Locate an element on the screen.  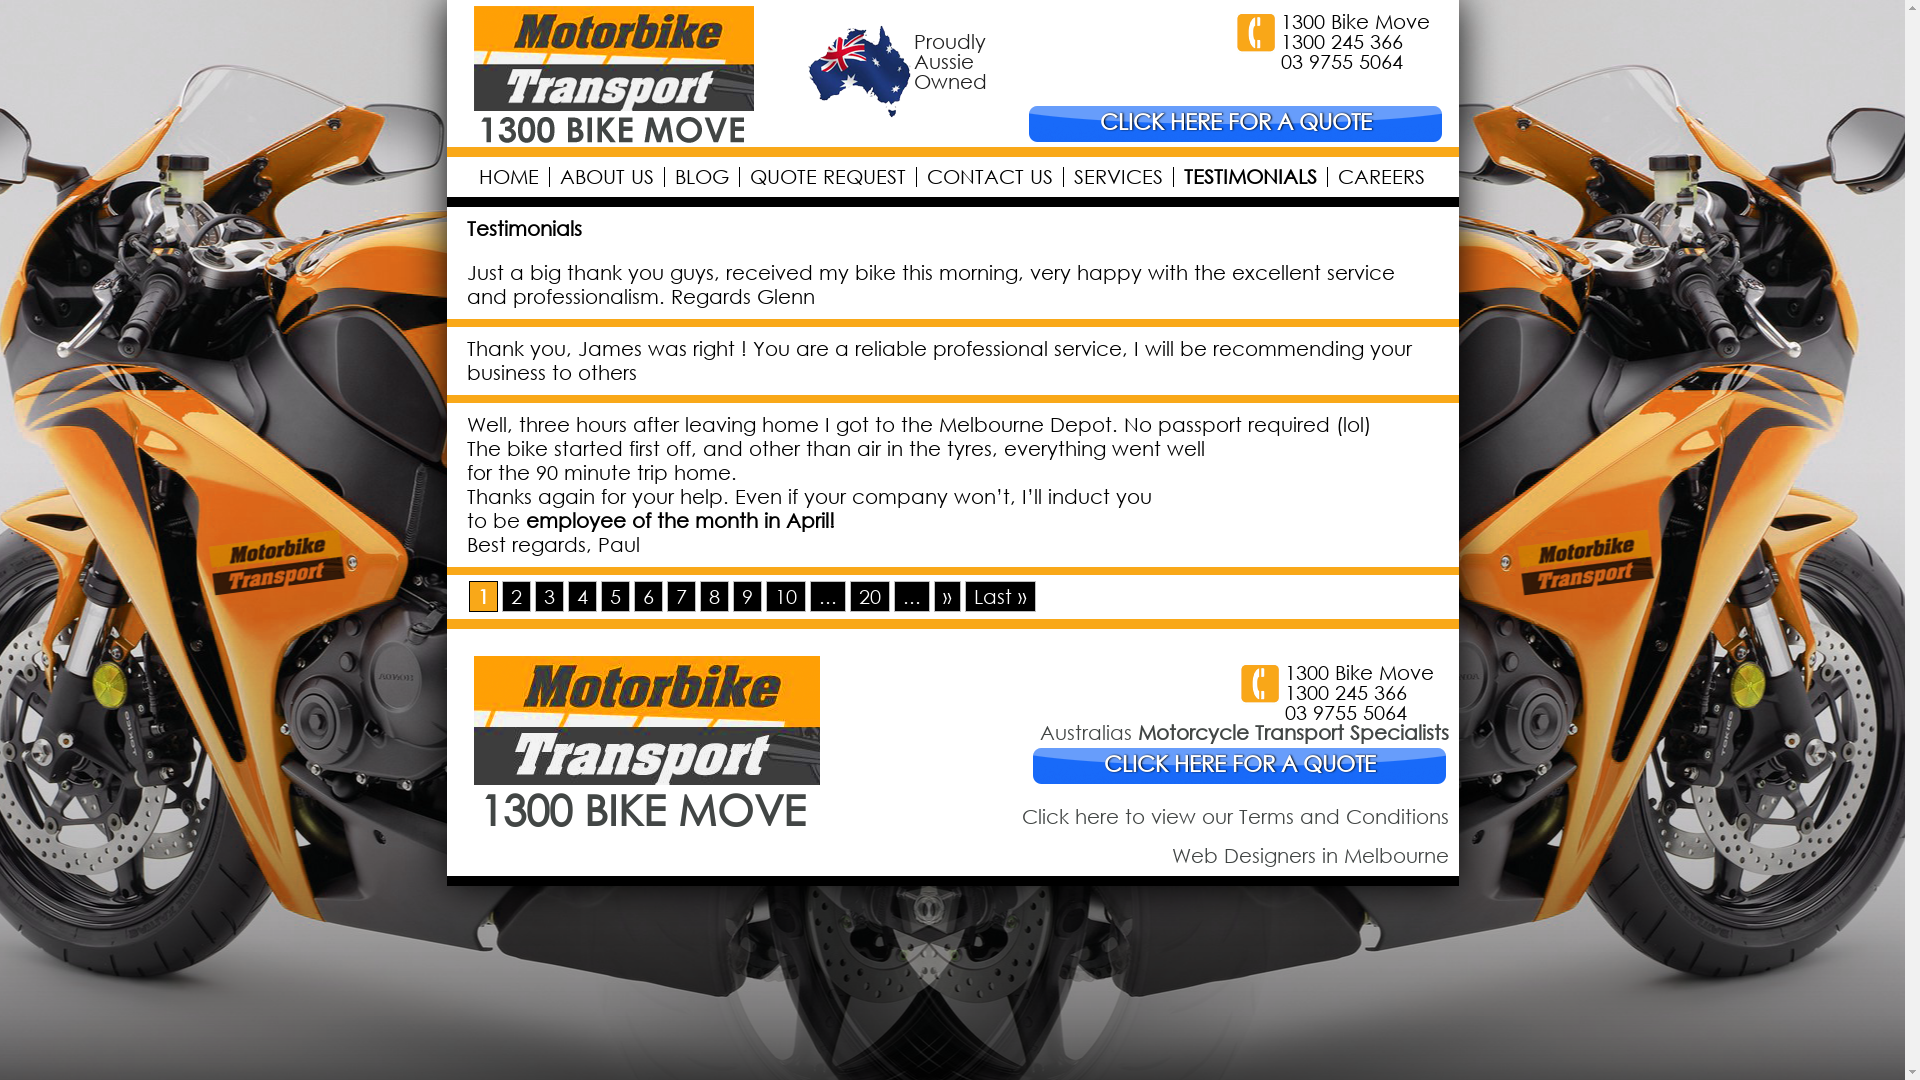
'6' is located at coordinates (648, 595).